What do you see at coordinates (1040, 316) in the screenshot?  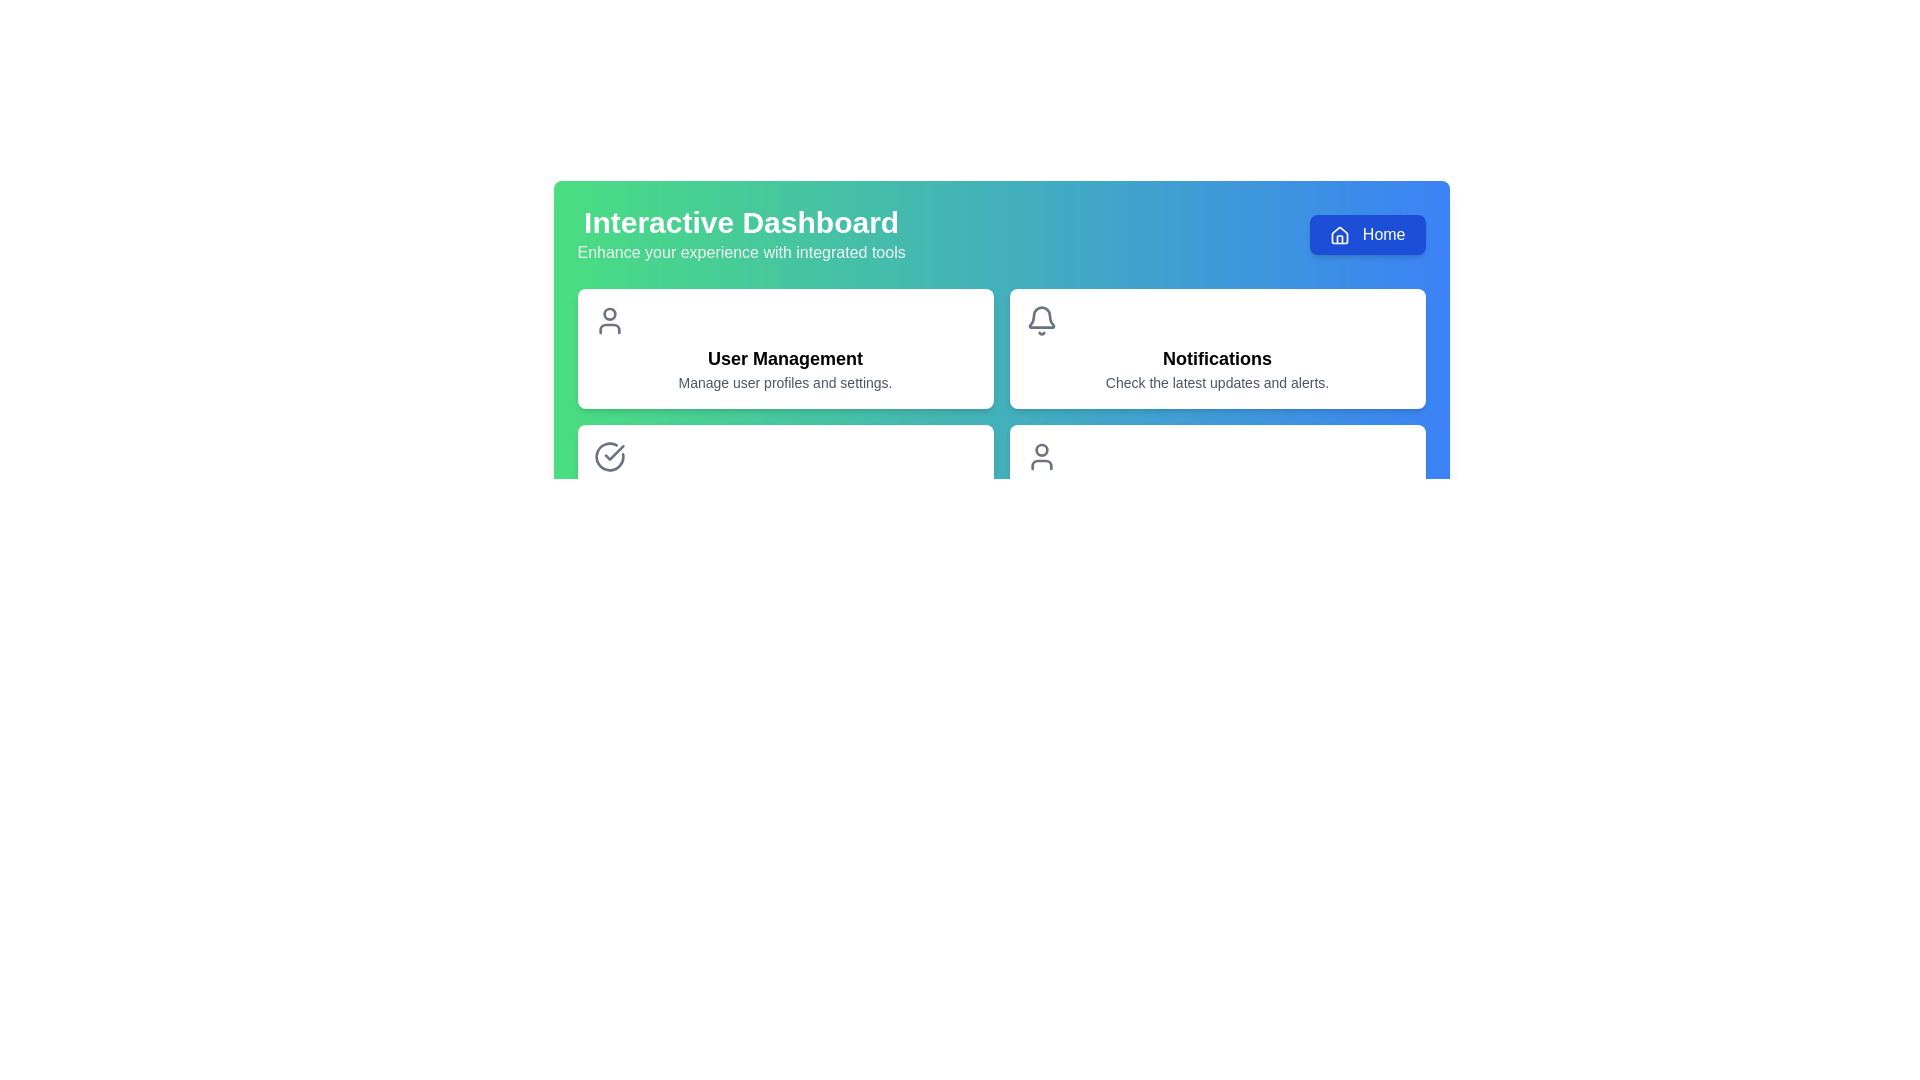 I see `the presence of the gray bell-shaped notification icon located in the top right section of the layout, below the title 'Notifications'` at bounding box center [1040, 316].